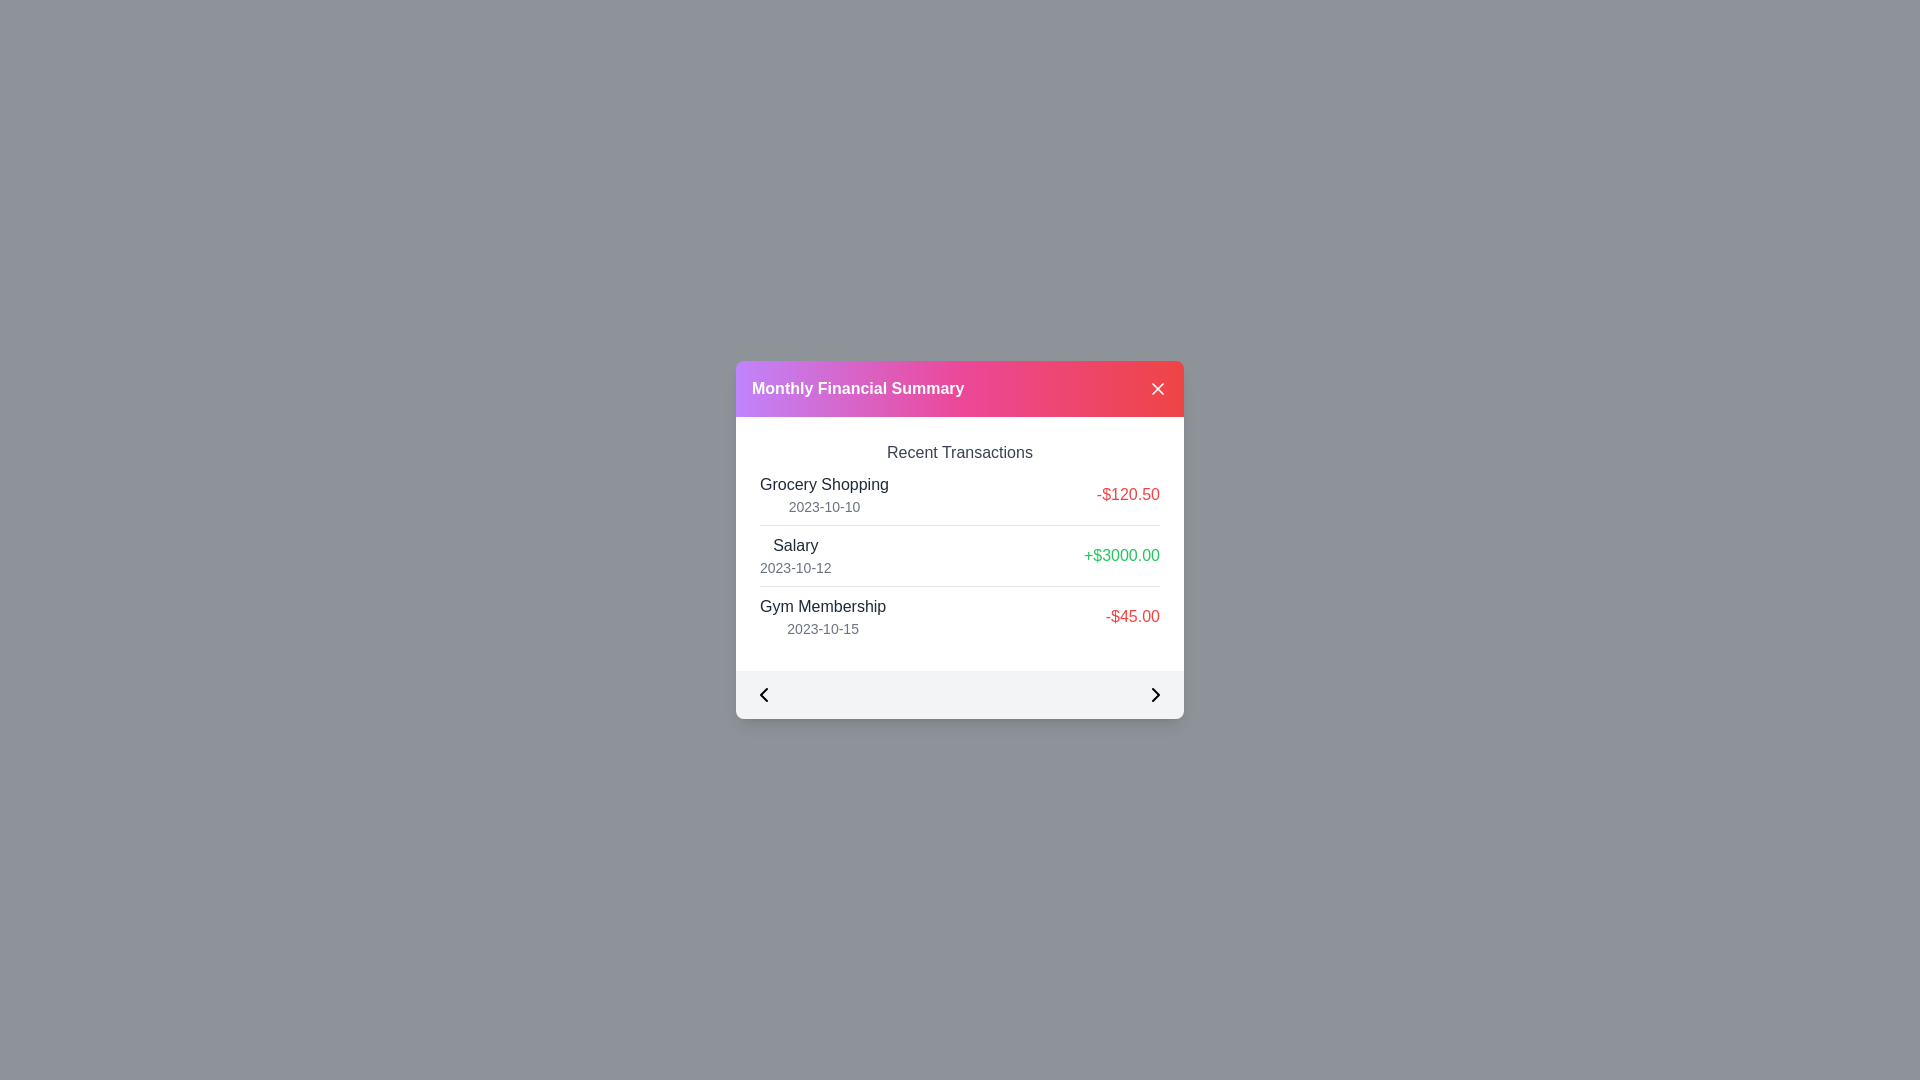 The width and height of the screenshot is (1920, 1080). I want to click on the left arrow button to navigate to the previous page, so click(762, 693).